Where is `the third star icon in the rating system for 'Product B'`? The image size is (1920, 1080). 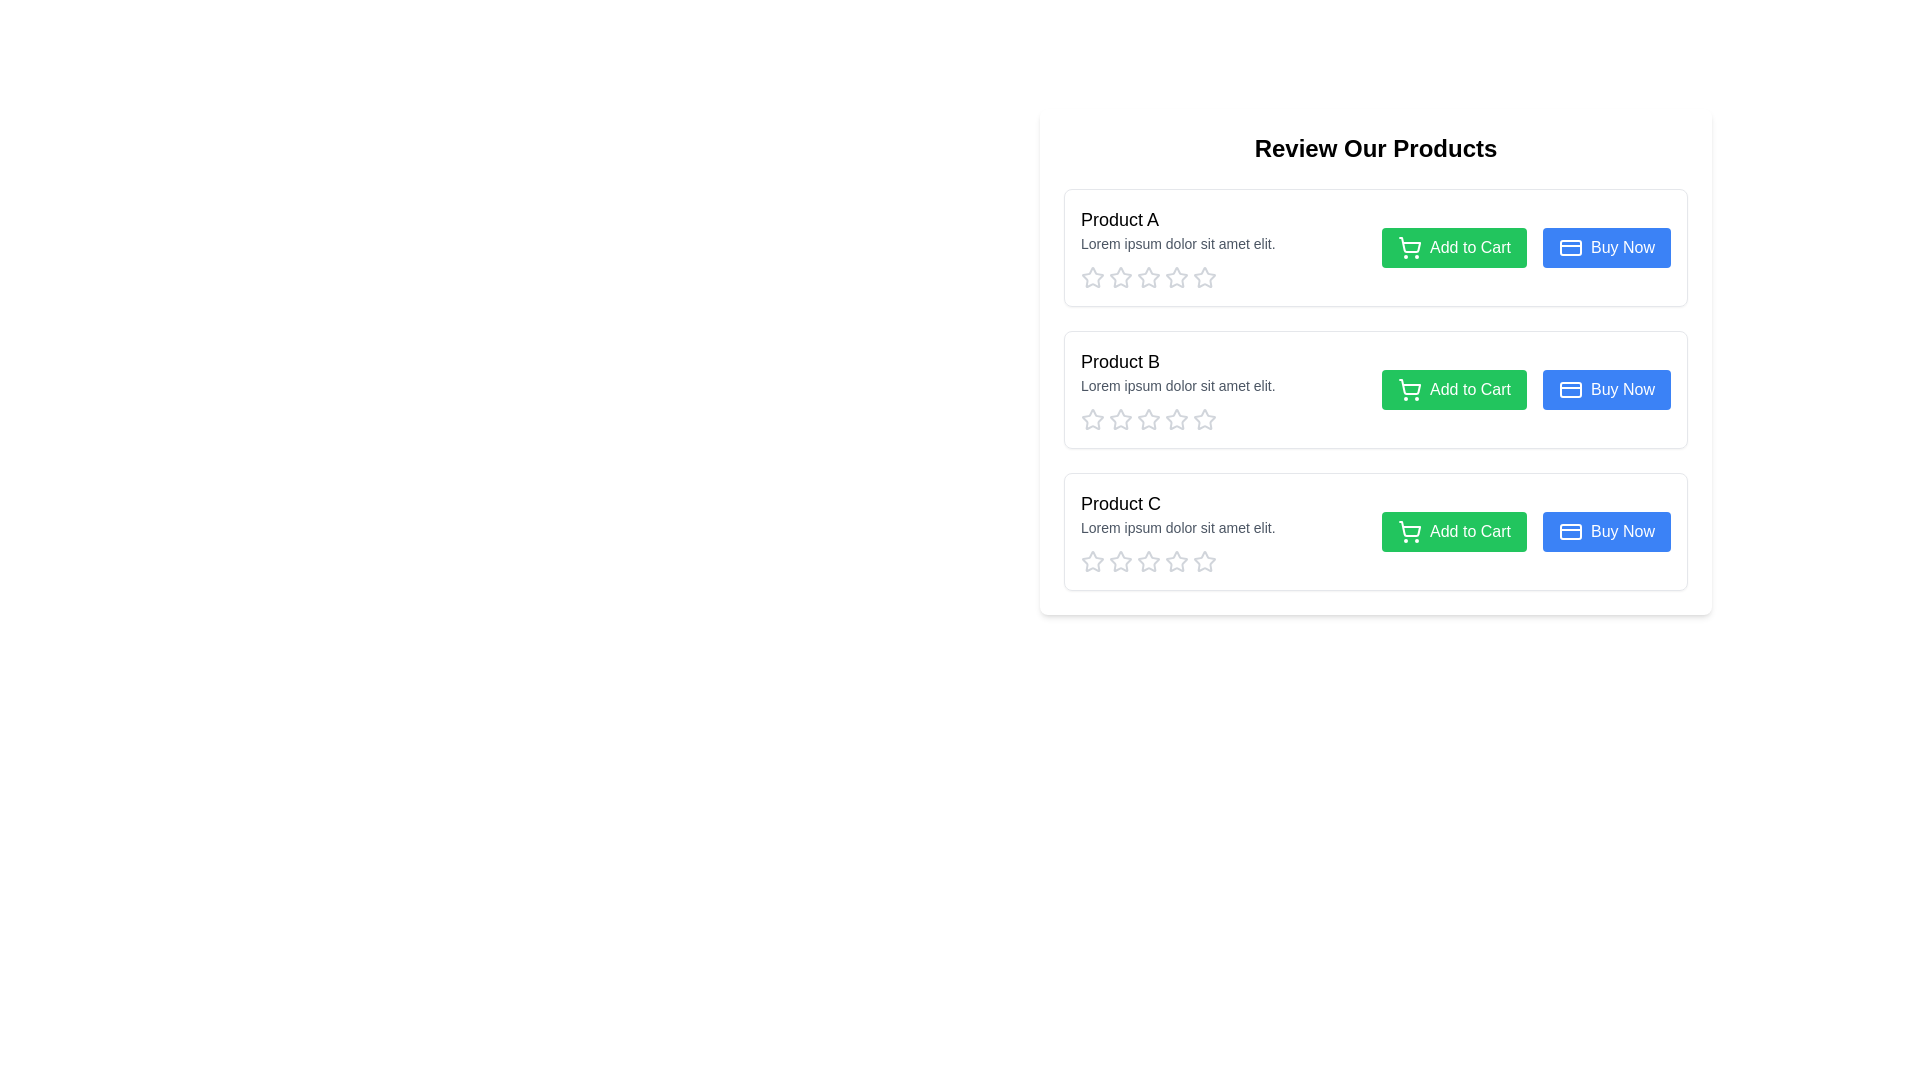
the third star icon in the rating system for 'Product B' is located at coordinates (1148, 419).